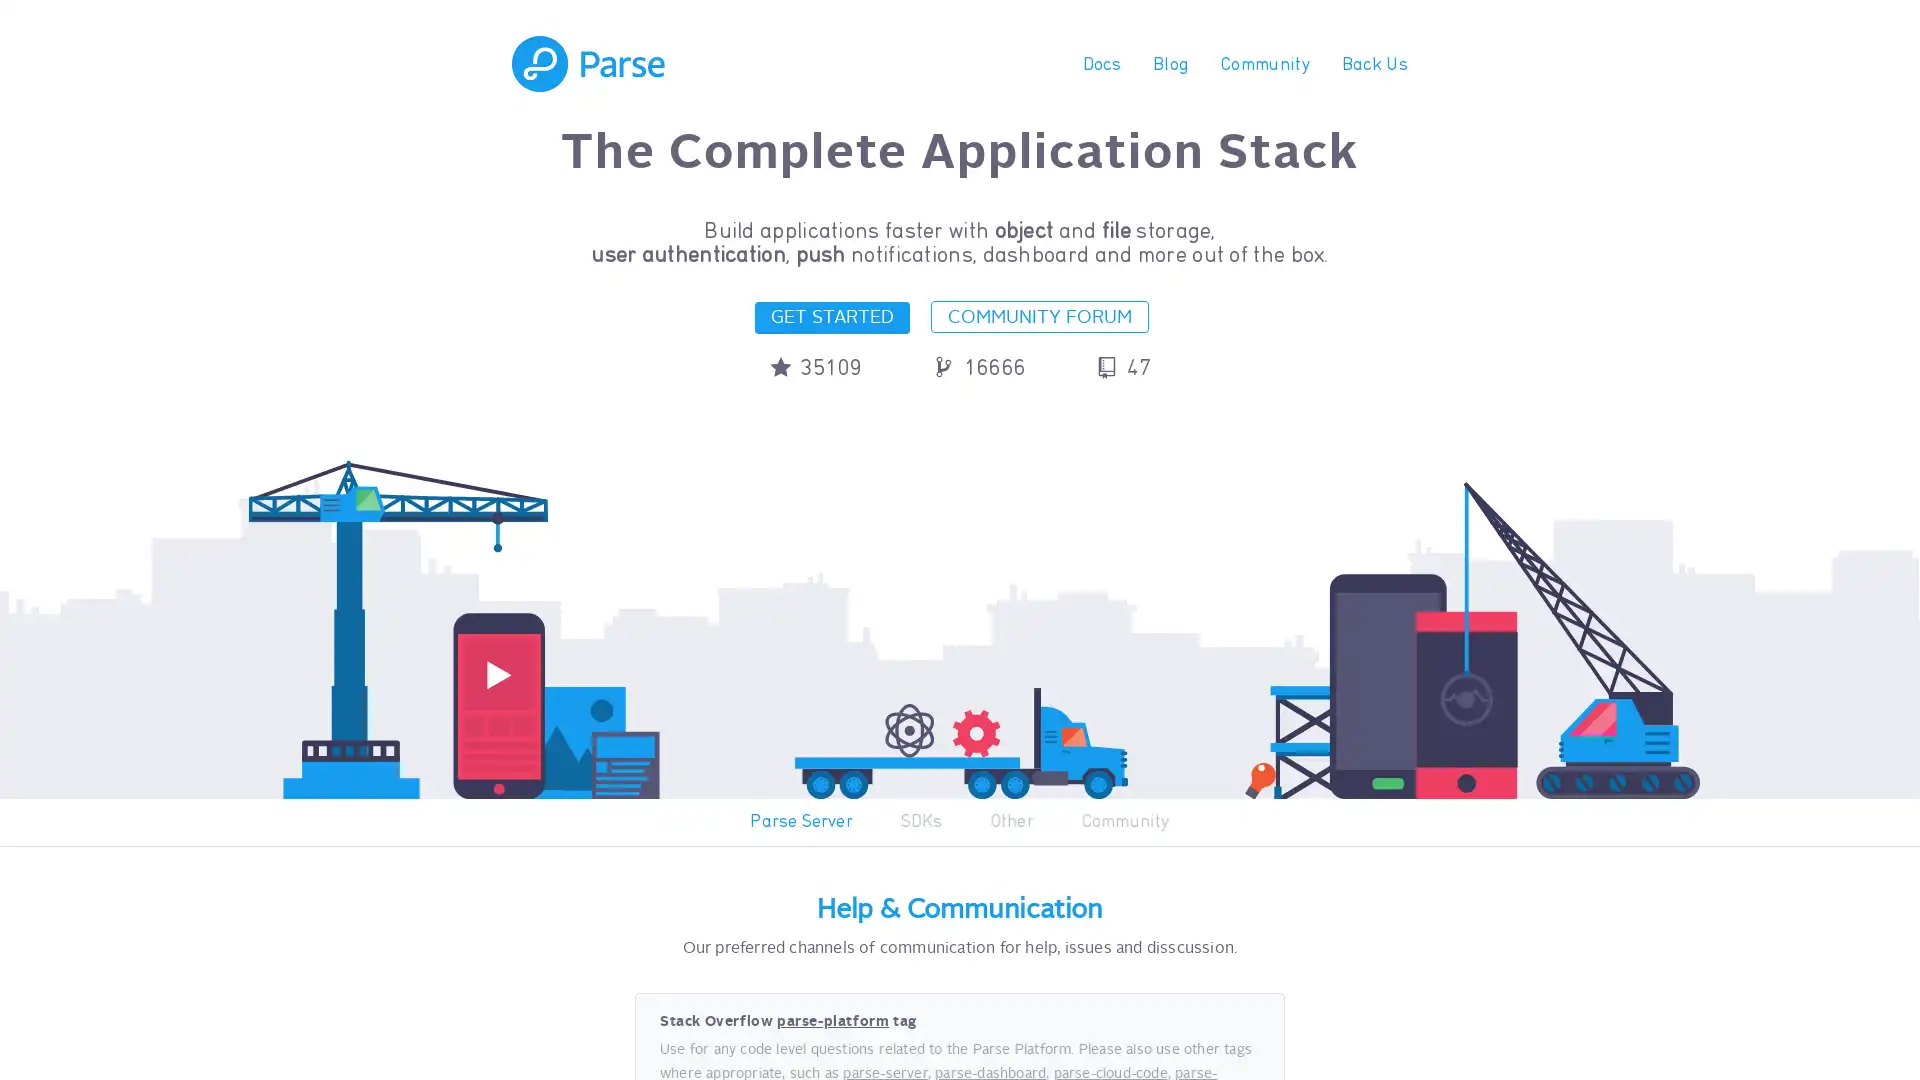 This screenshot has width=1920, height=1080. What do you see at coordinates (1040, 315) in the screenshot?
I see `COMMUNITY FORUM` at bounding box center [1040, 315].